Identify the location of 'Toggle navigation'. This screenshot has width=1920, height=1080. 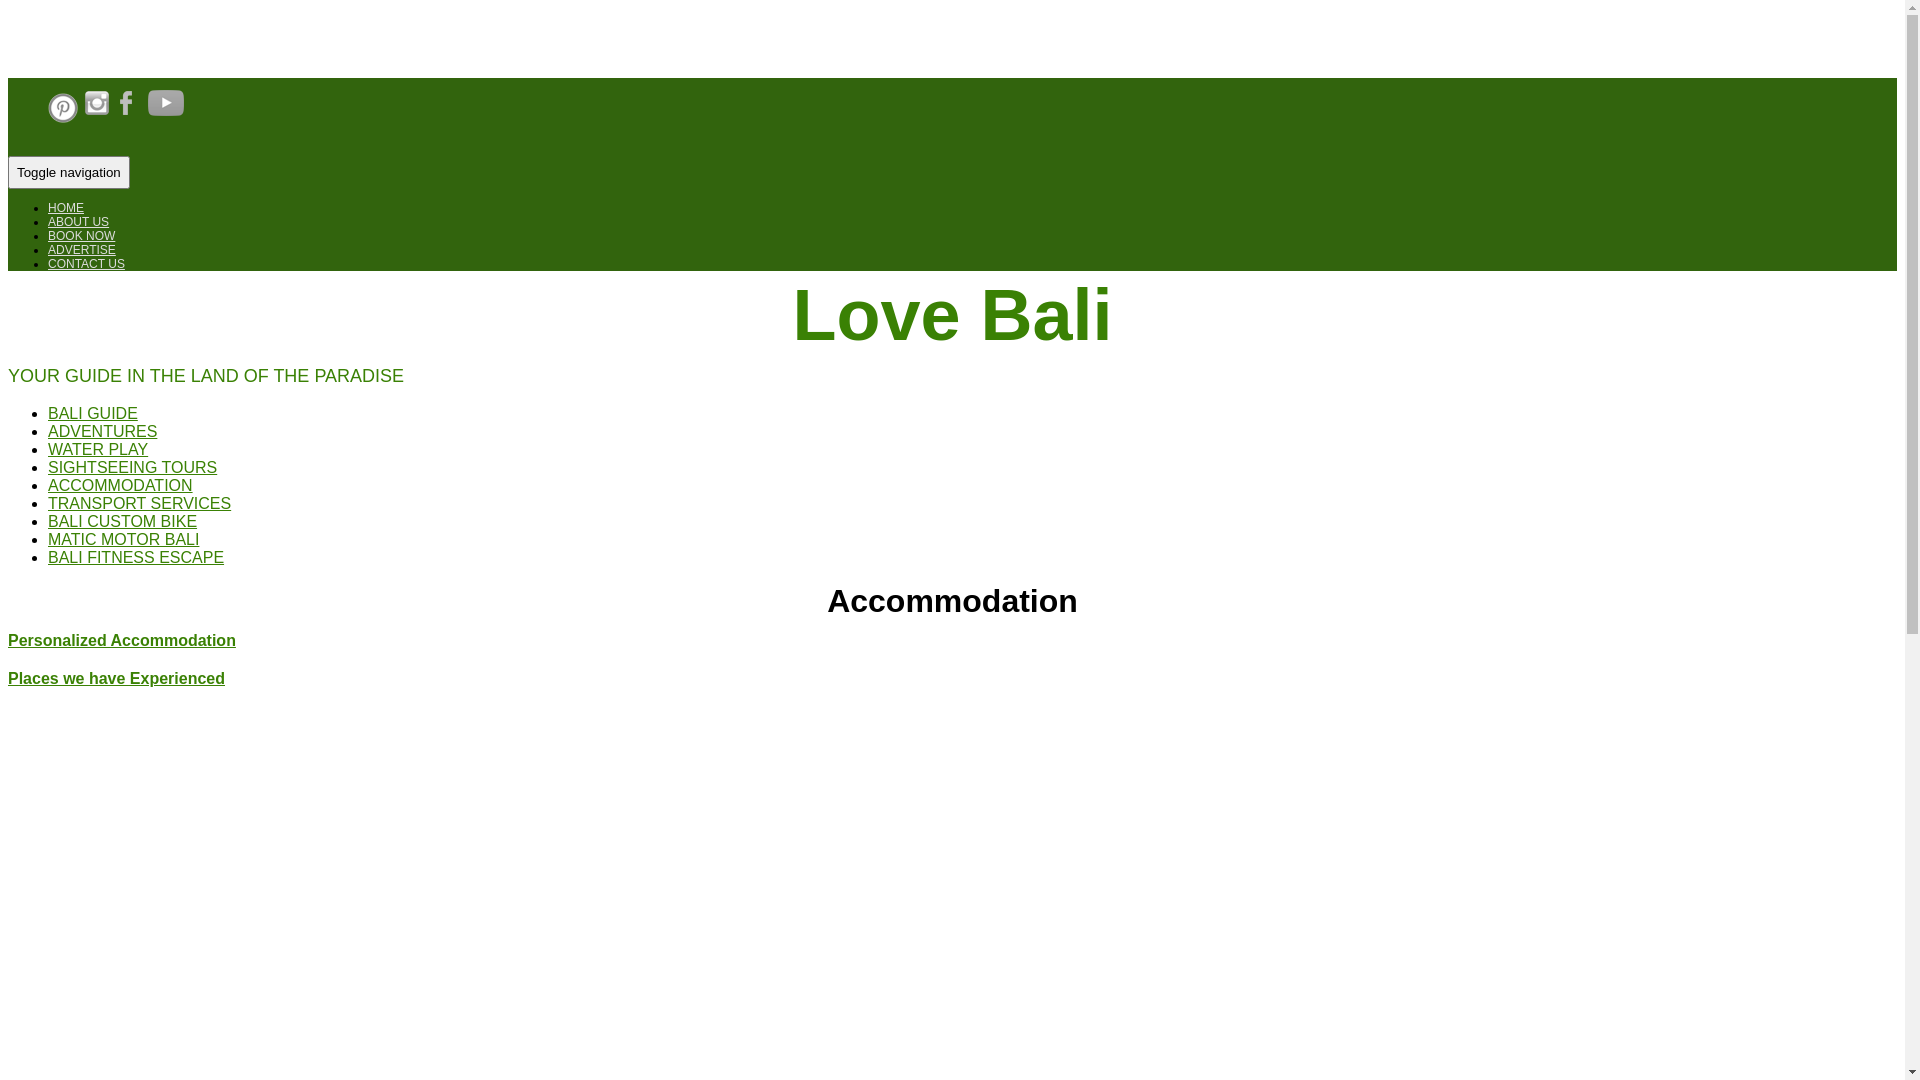
(8, 171).